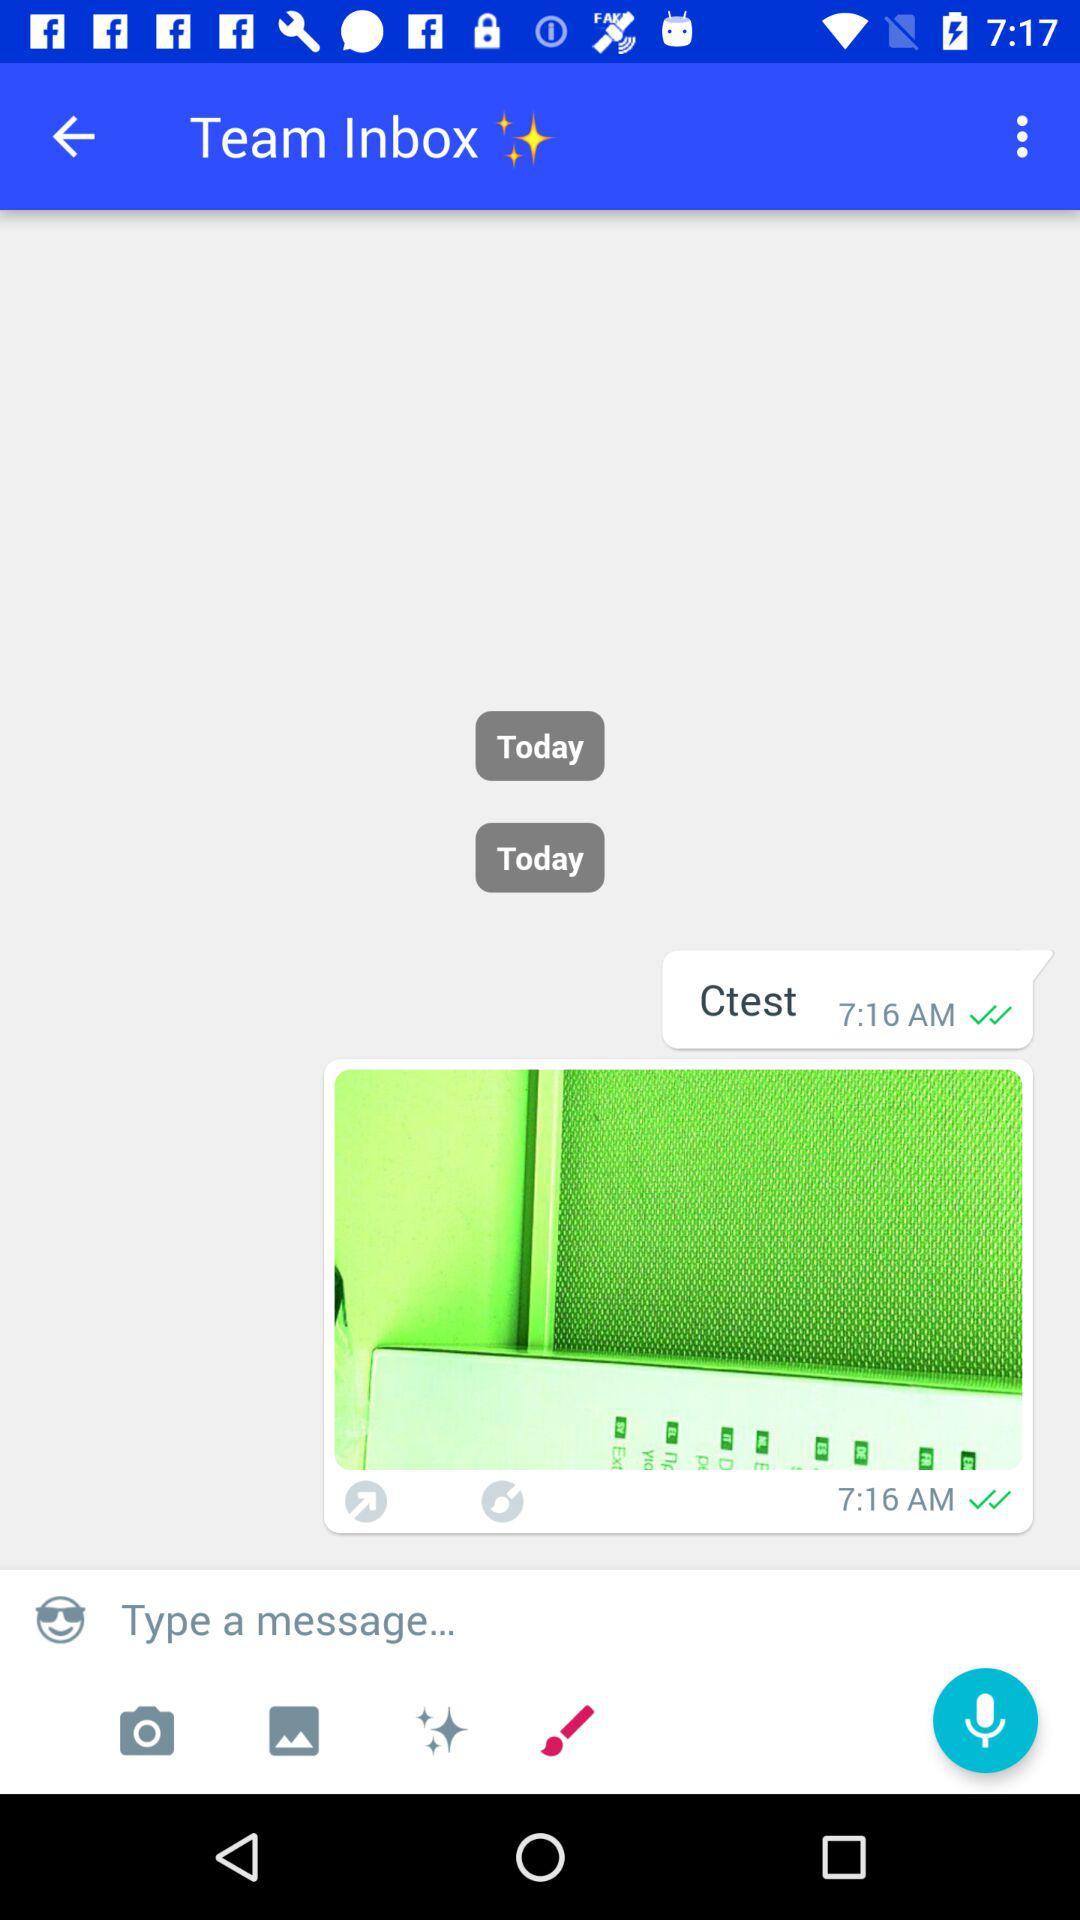  What do you see at coordinates (567, 1730) in the screenshot?
I see `the edit icon` at bounding box center [567, 1730].